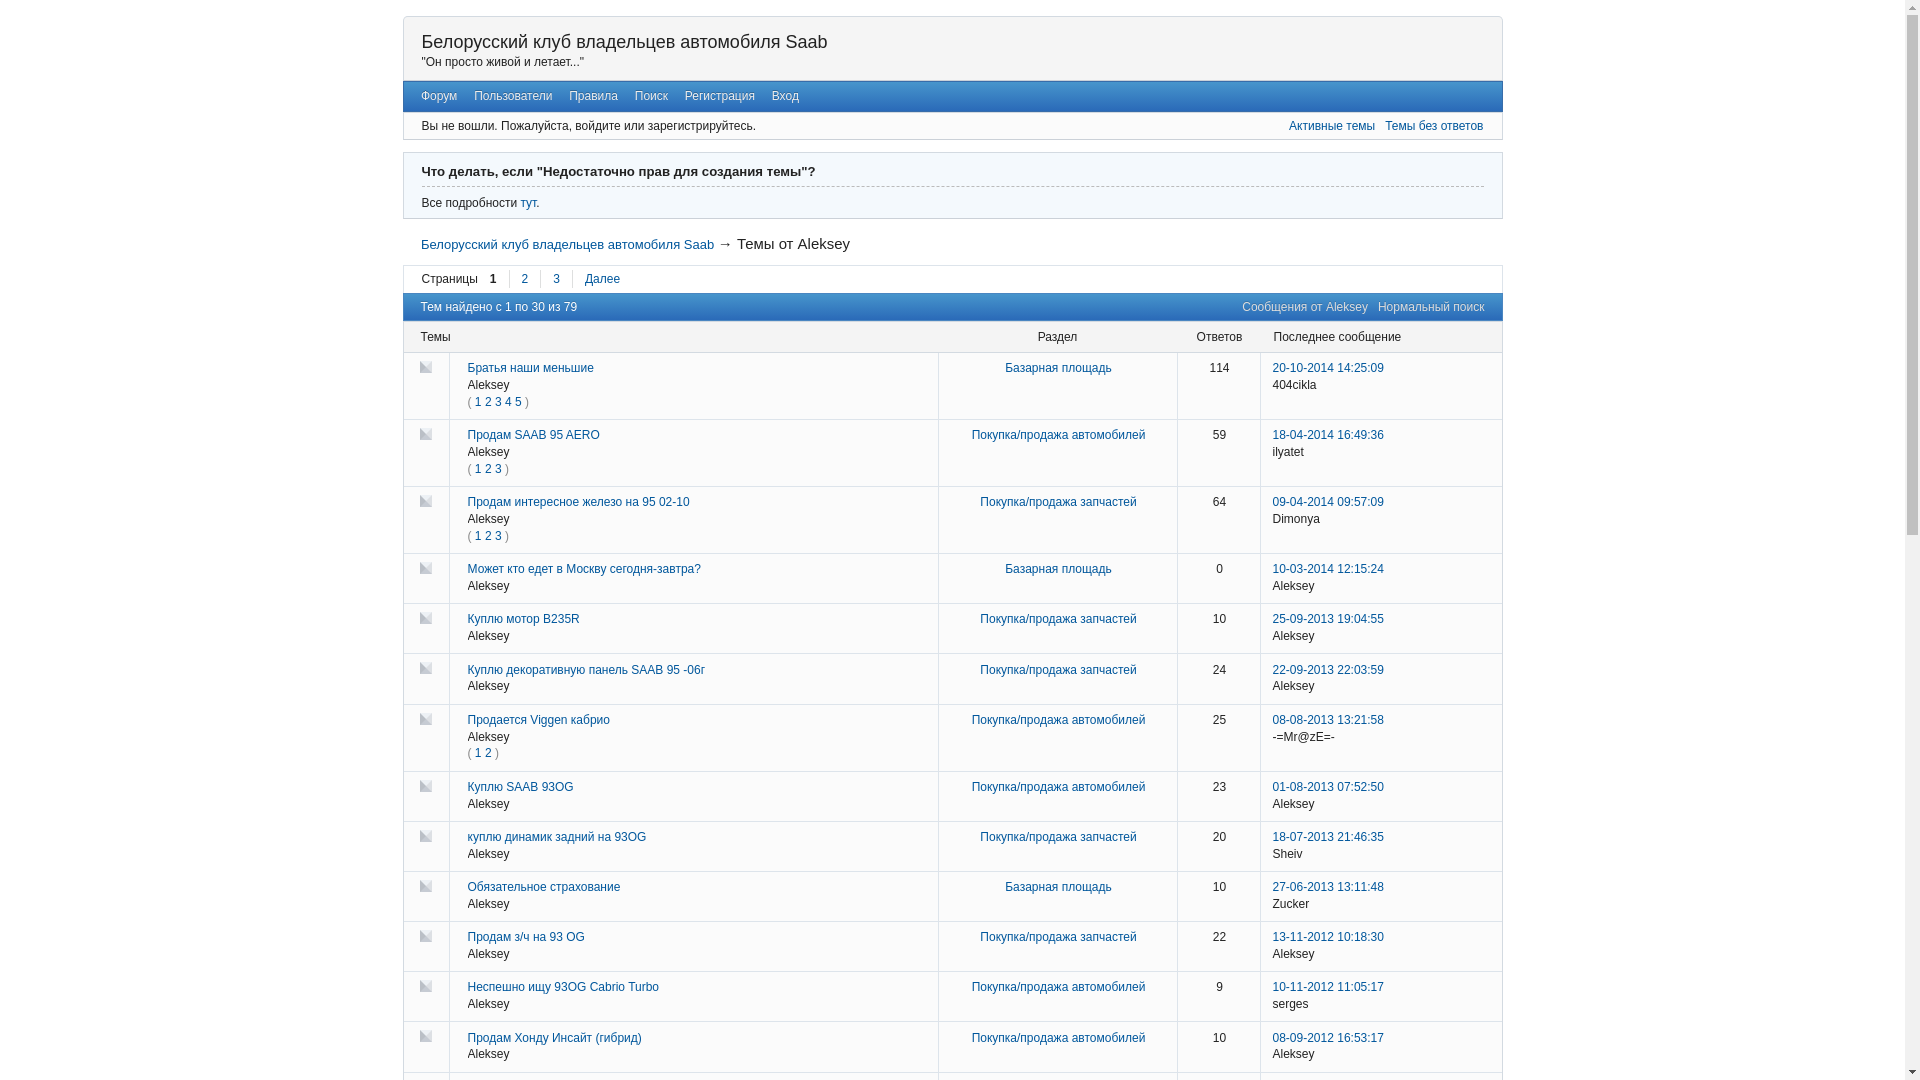  I want to click on '09-04-2014 09:57:09', so click(1271, 500).